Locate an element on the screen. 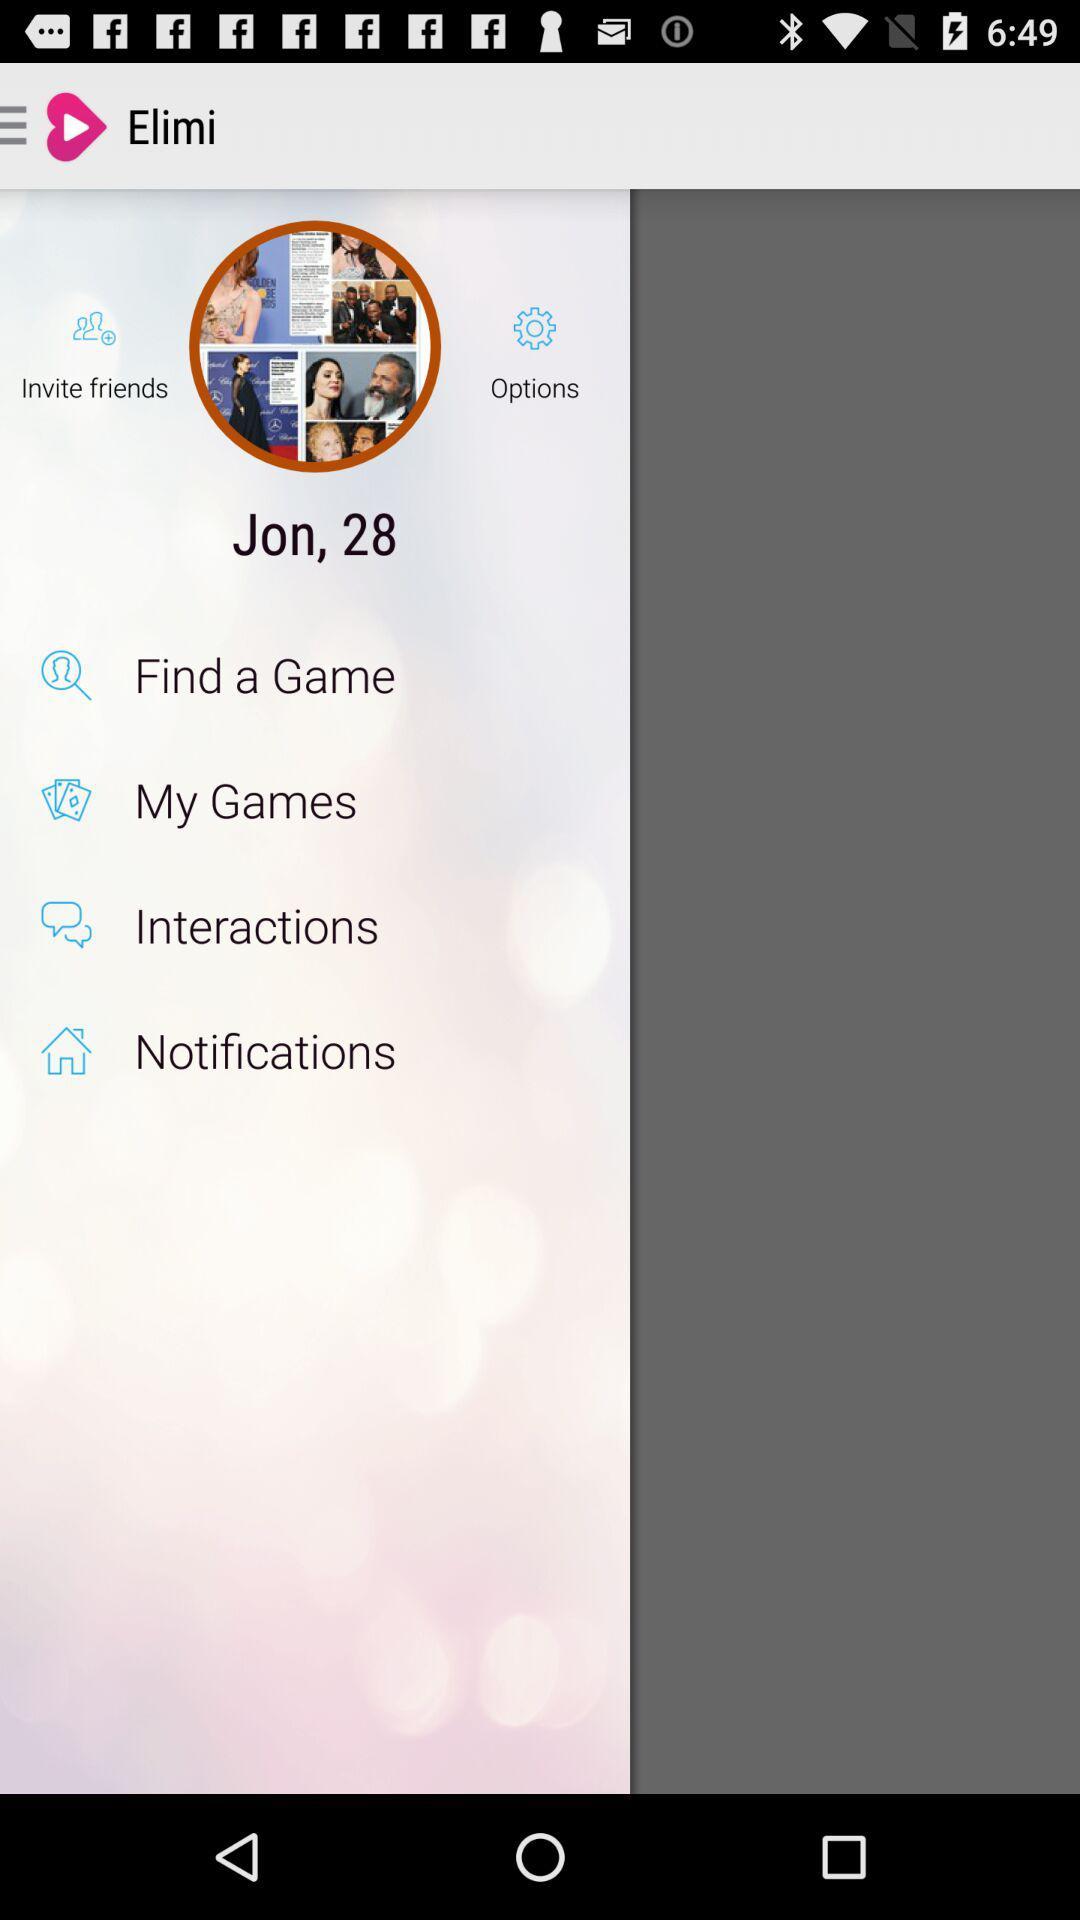 Image resolution: width=1080 pixels, height=1920 pixels. the icon to the right of the invite friends item is located at coordinates (315, 346).